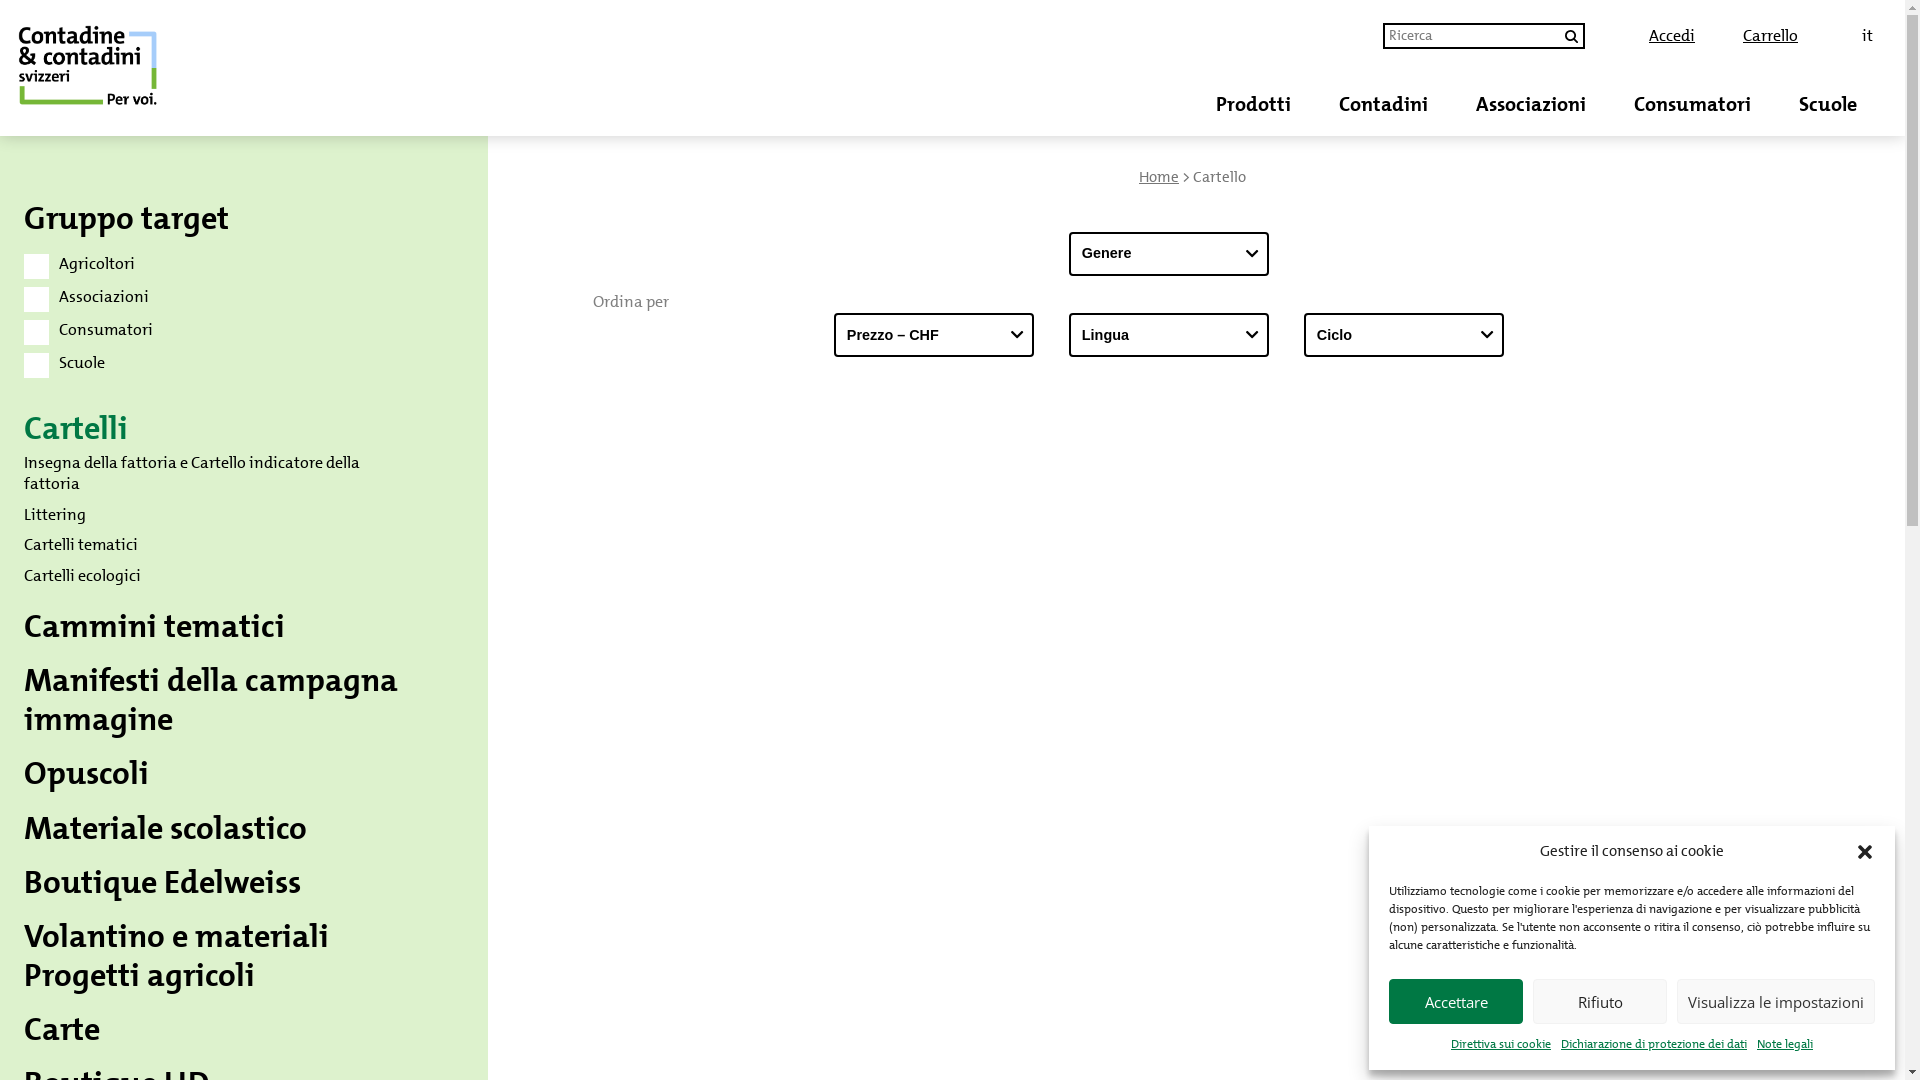 This screenshot has height=1080, width=1920. I want to click on 'Dichiarazione di protezione dei dati', so click(1559, 1043).